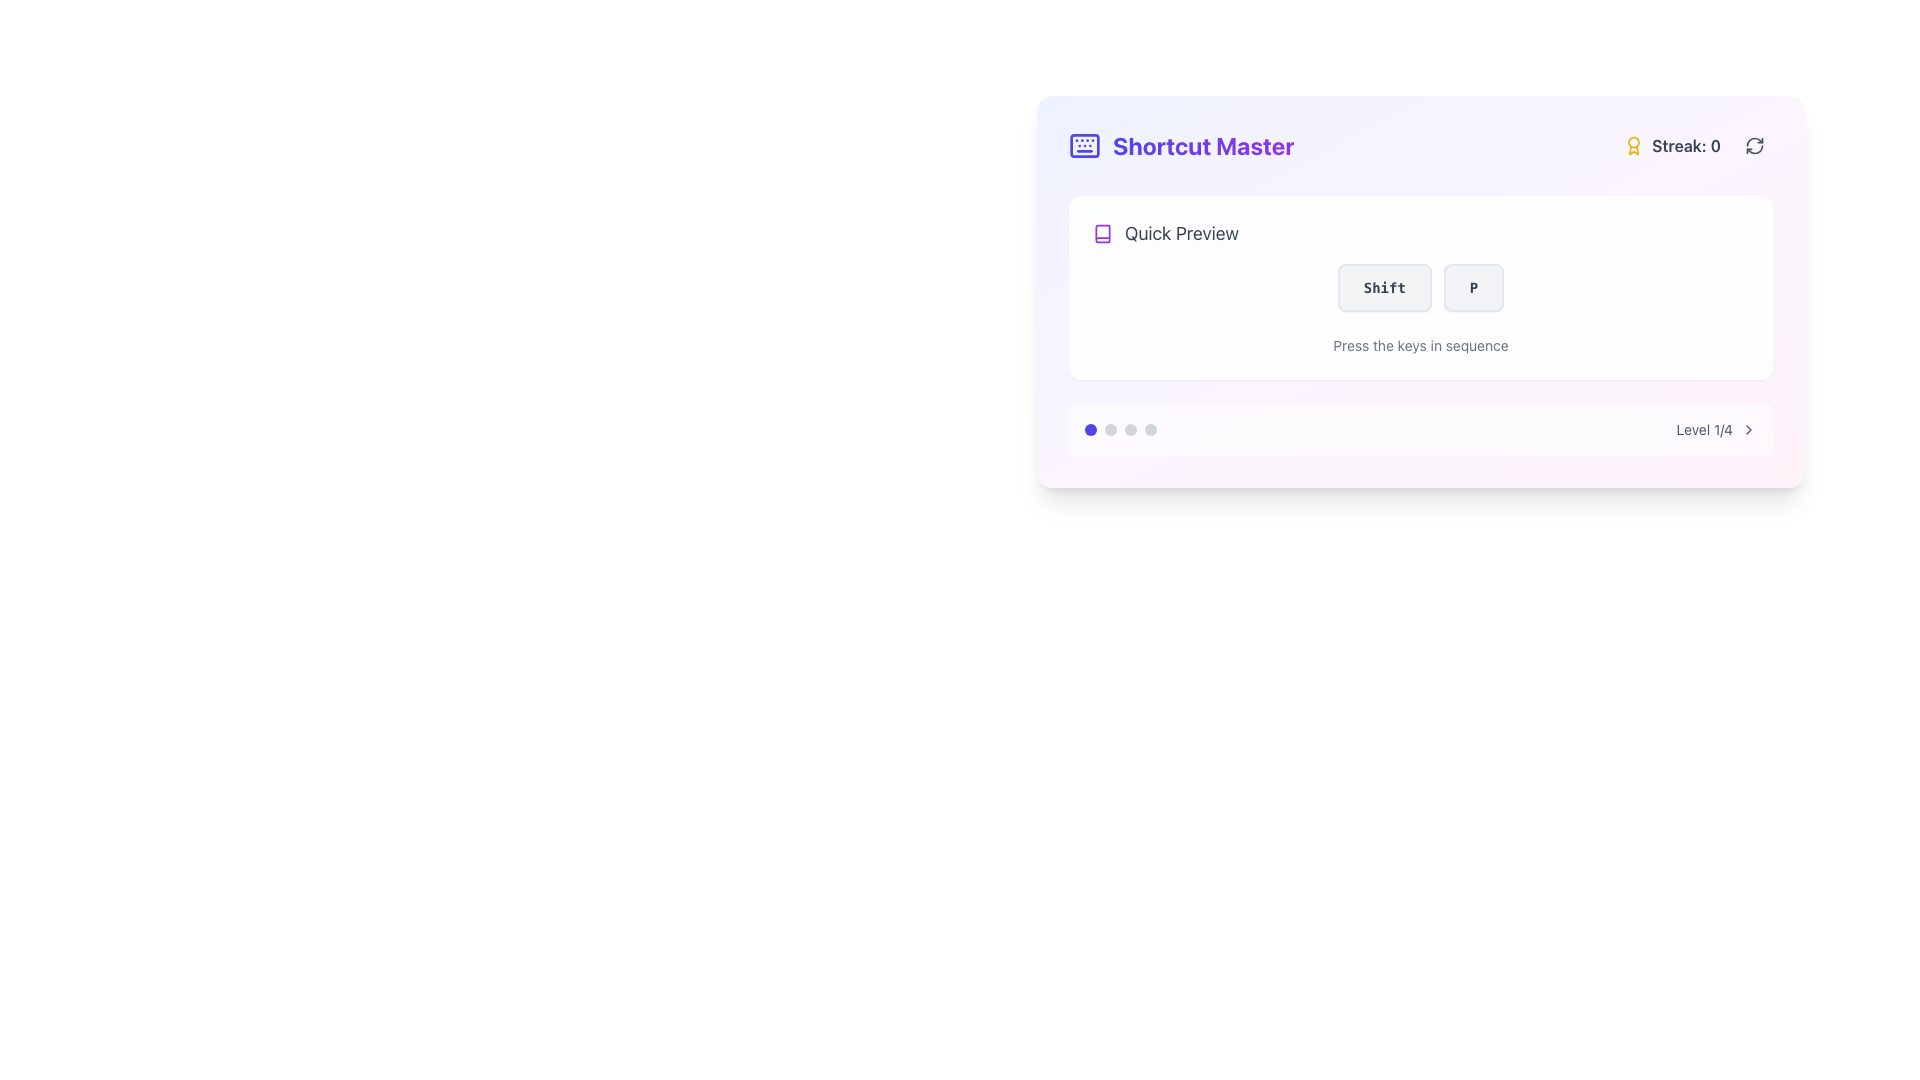  Describe the element at coordinates (1109, 428) in the screenshot. I see `the second circular Indicator Dot located below the 'Shortcut Master' panel` at that location.